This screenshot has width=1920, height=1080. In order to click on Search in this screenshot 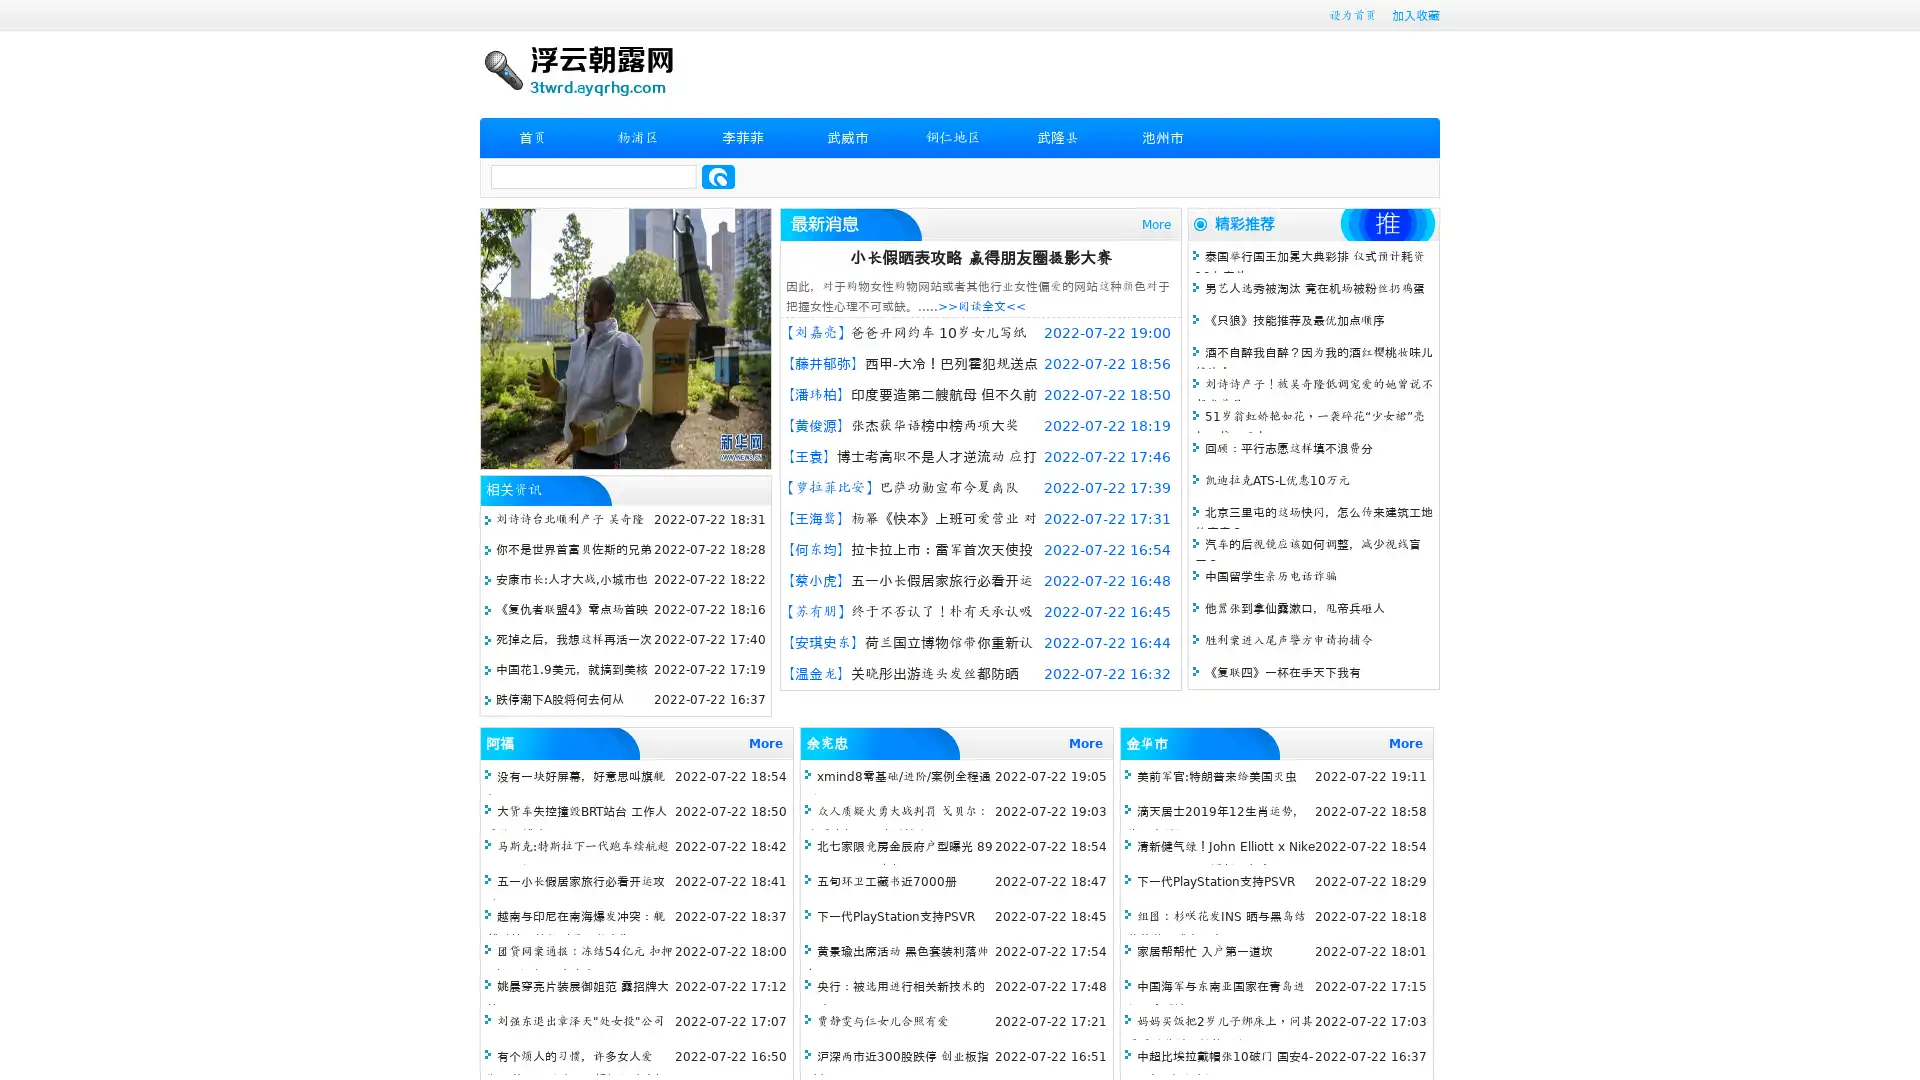, I will do `click(718, 176)`.